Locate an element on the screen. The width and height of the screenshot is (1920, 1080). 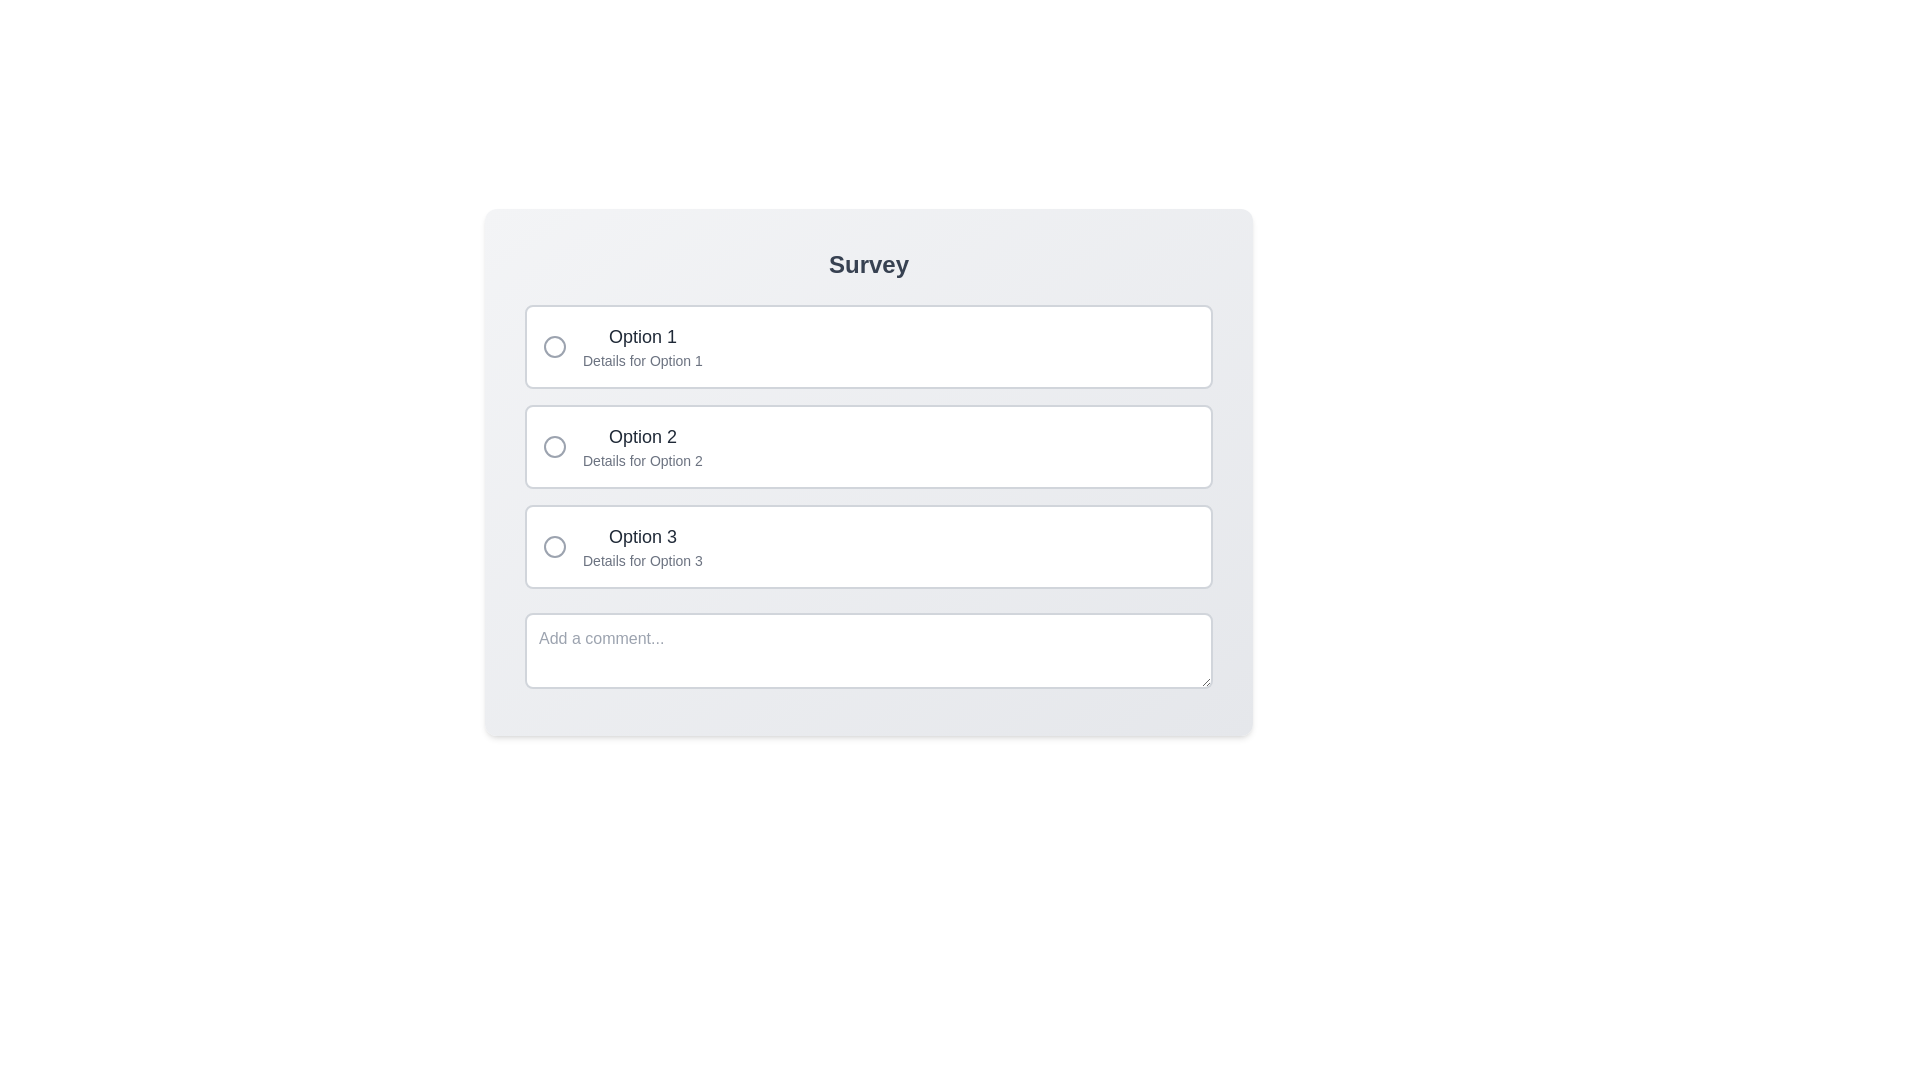
the 'Option 2' selectable list item is located at coordinates (868, 446).